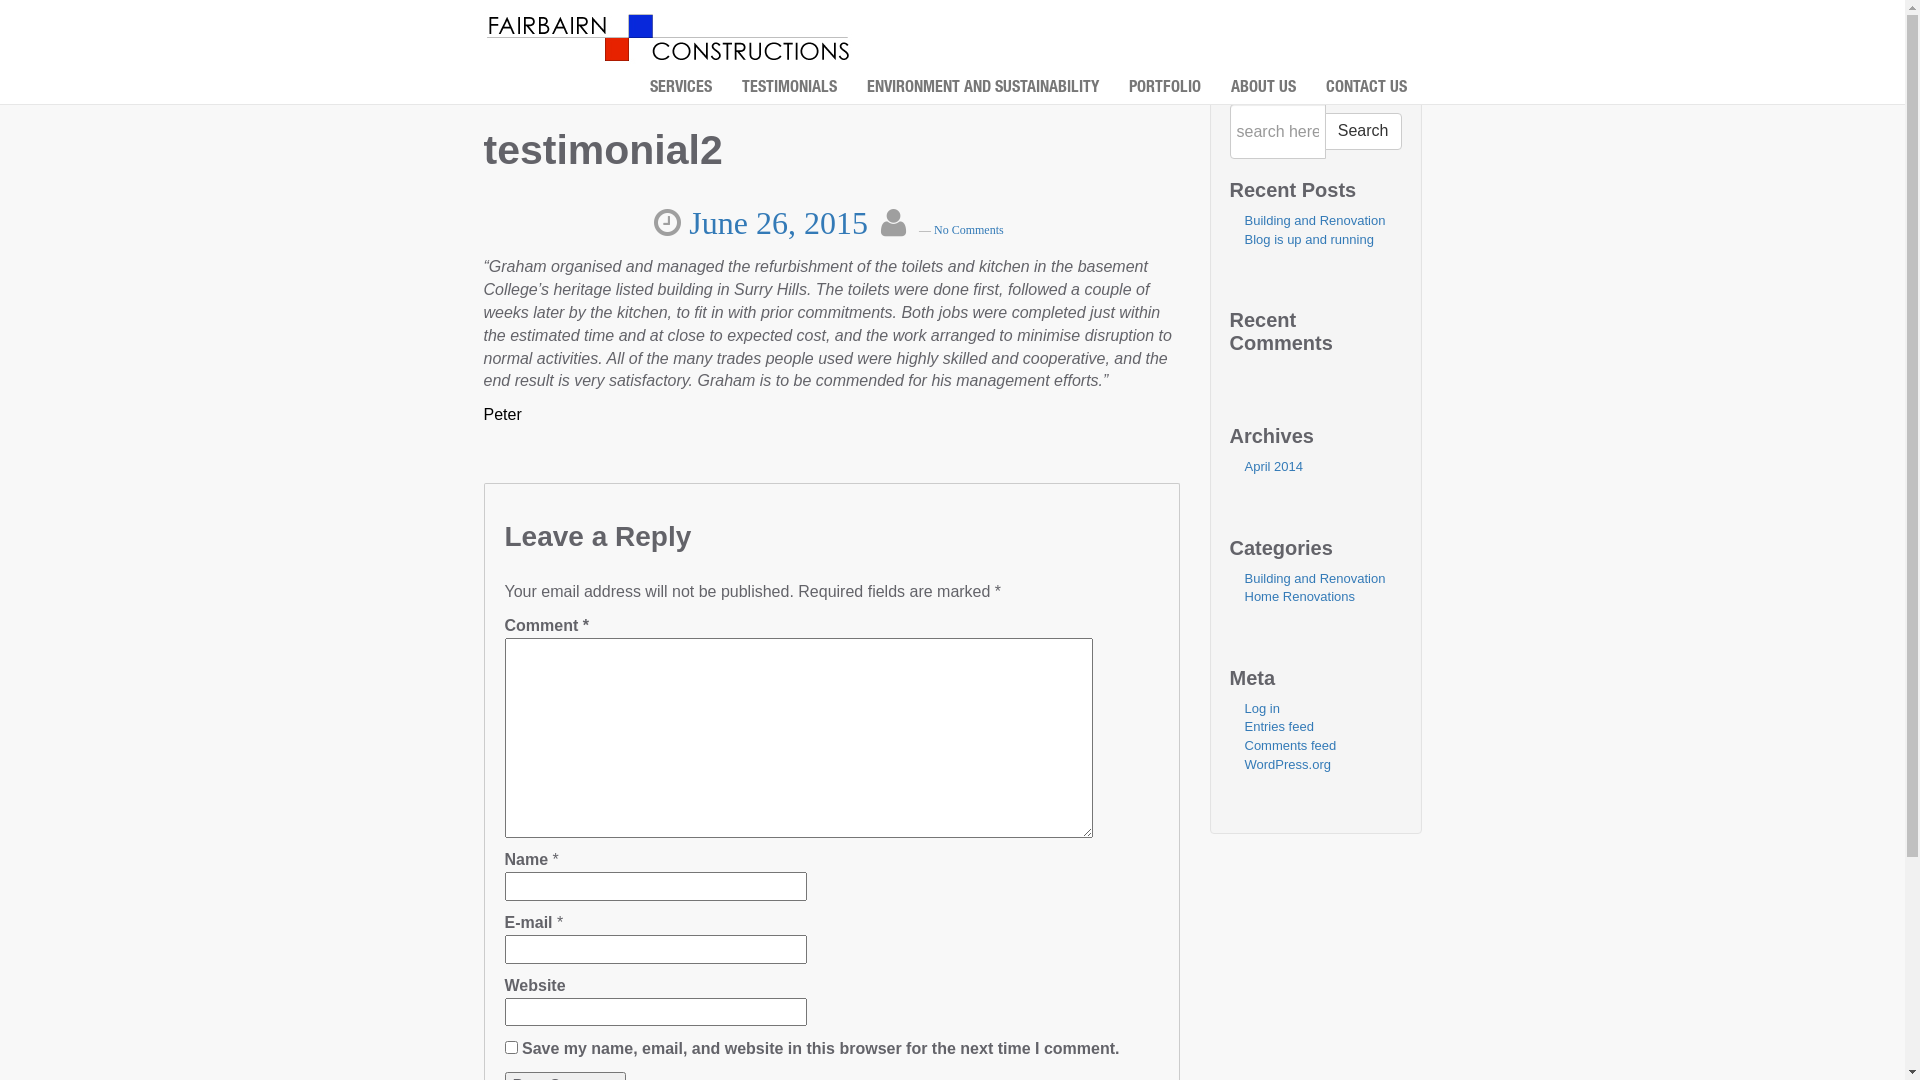 The height and width of the screenshot is (1080, 1920). I want to click on 'No Comments', so click(933, 229).